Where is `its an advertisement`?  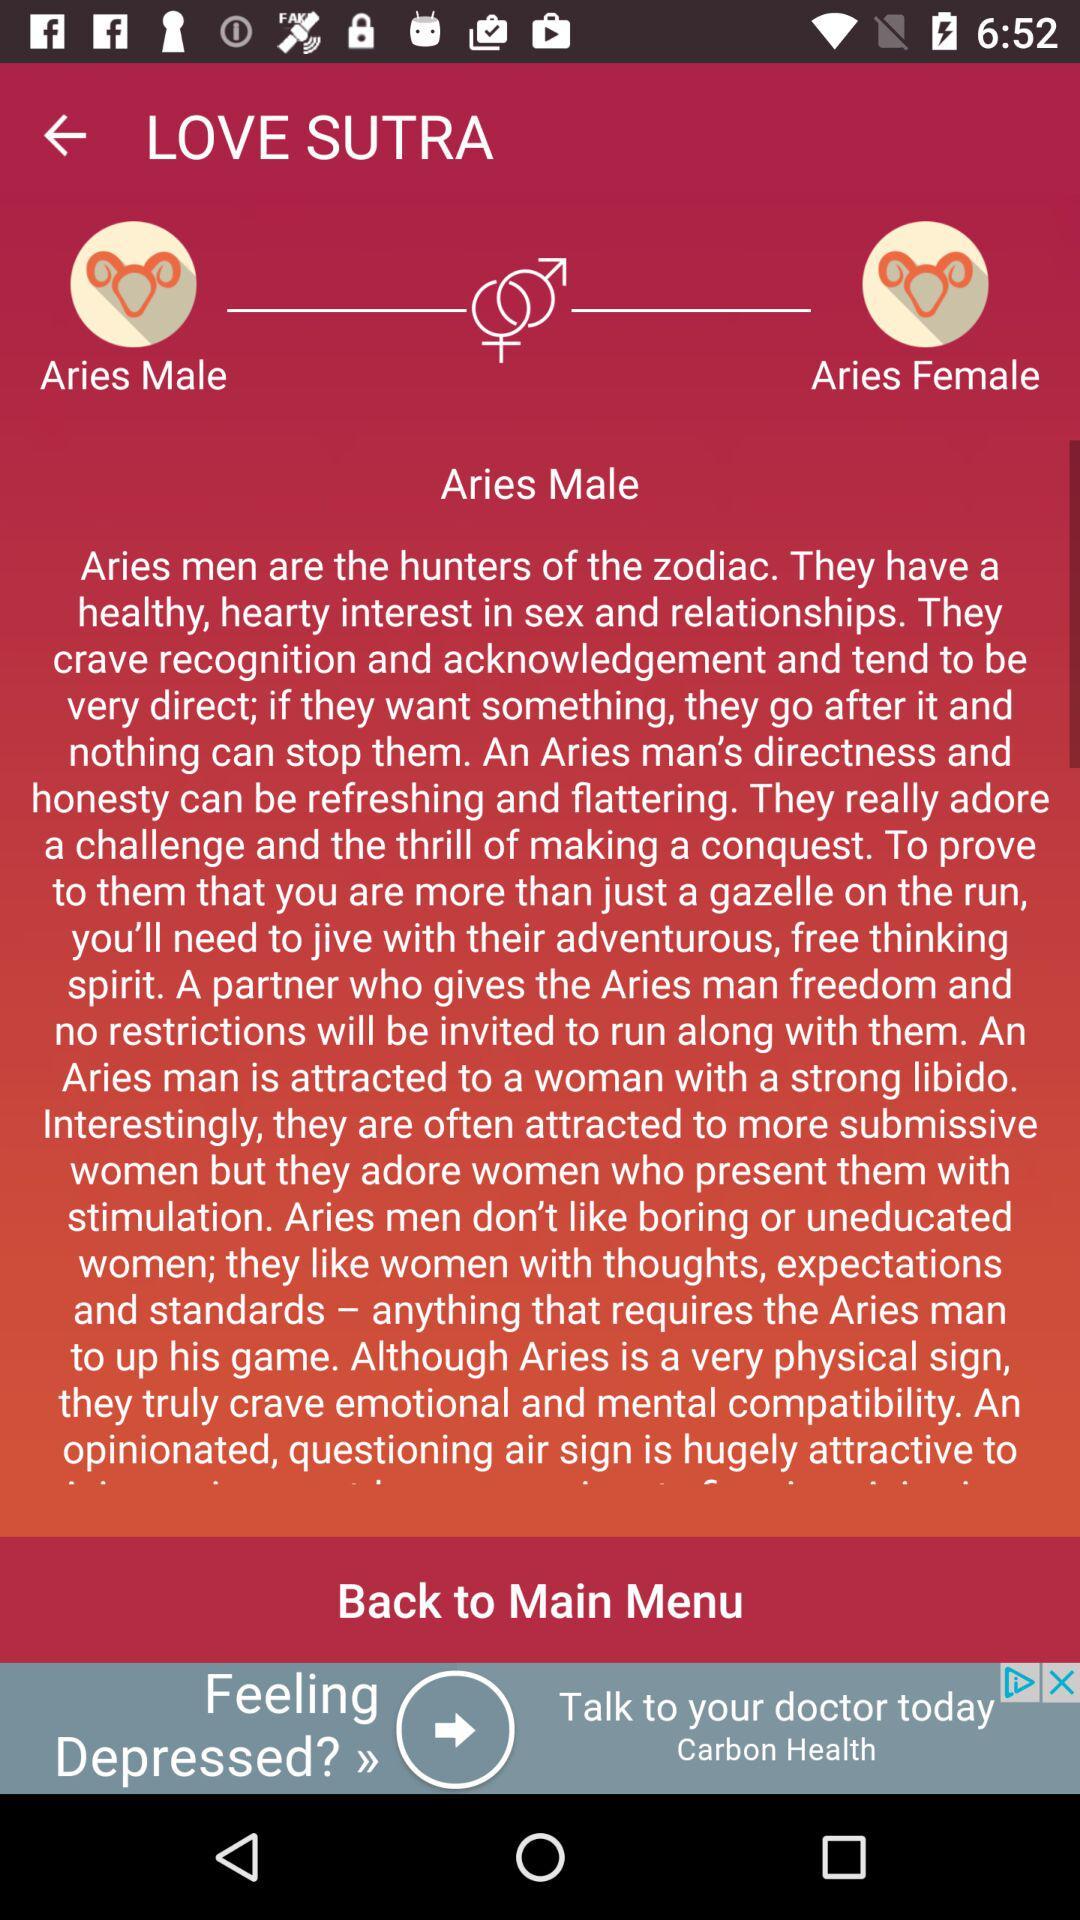 its an advertisement is located at coordinates (540, 1727).